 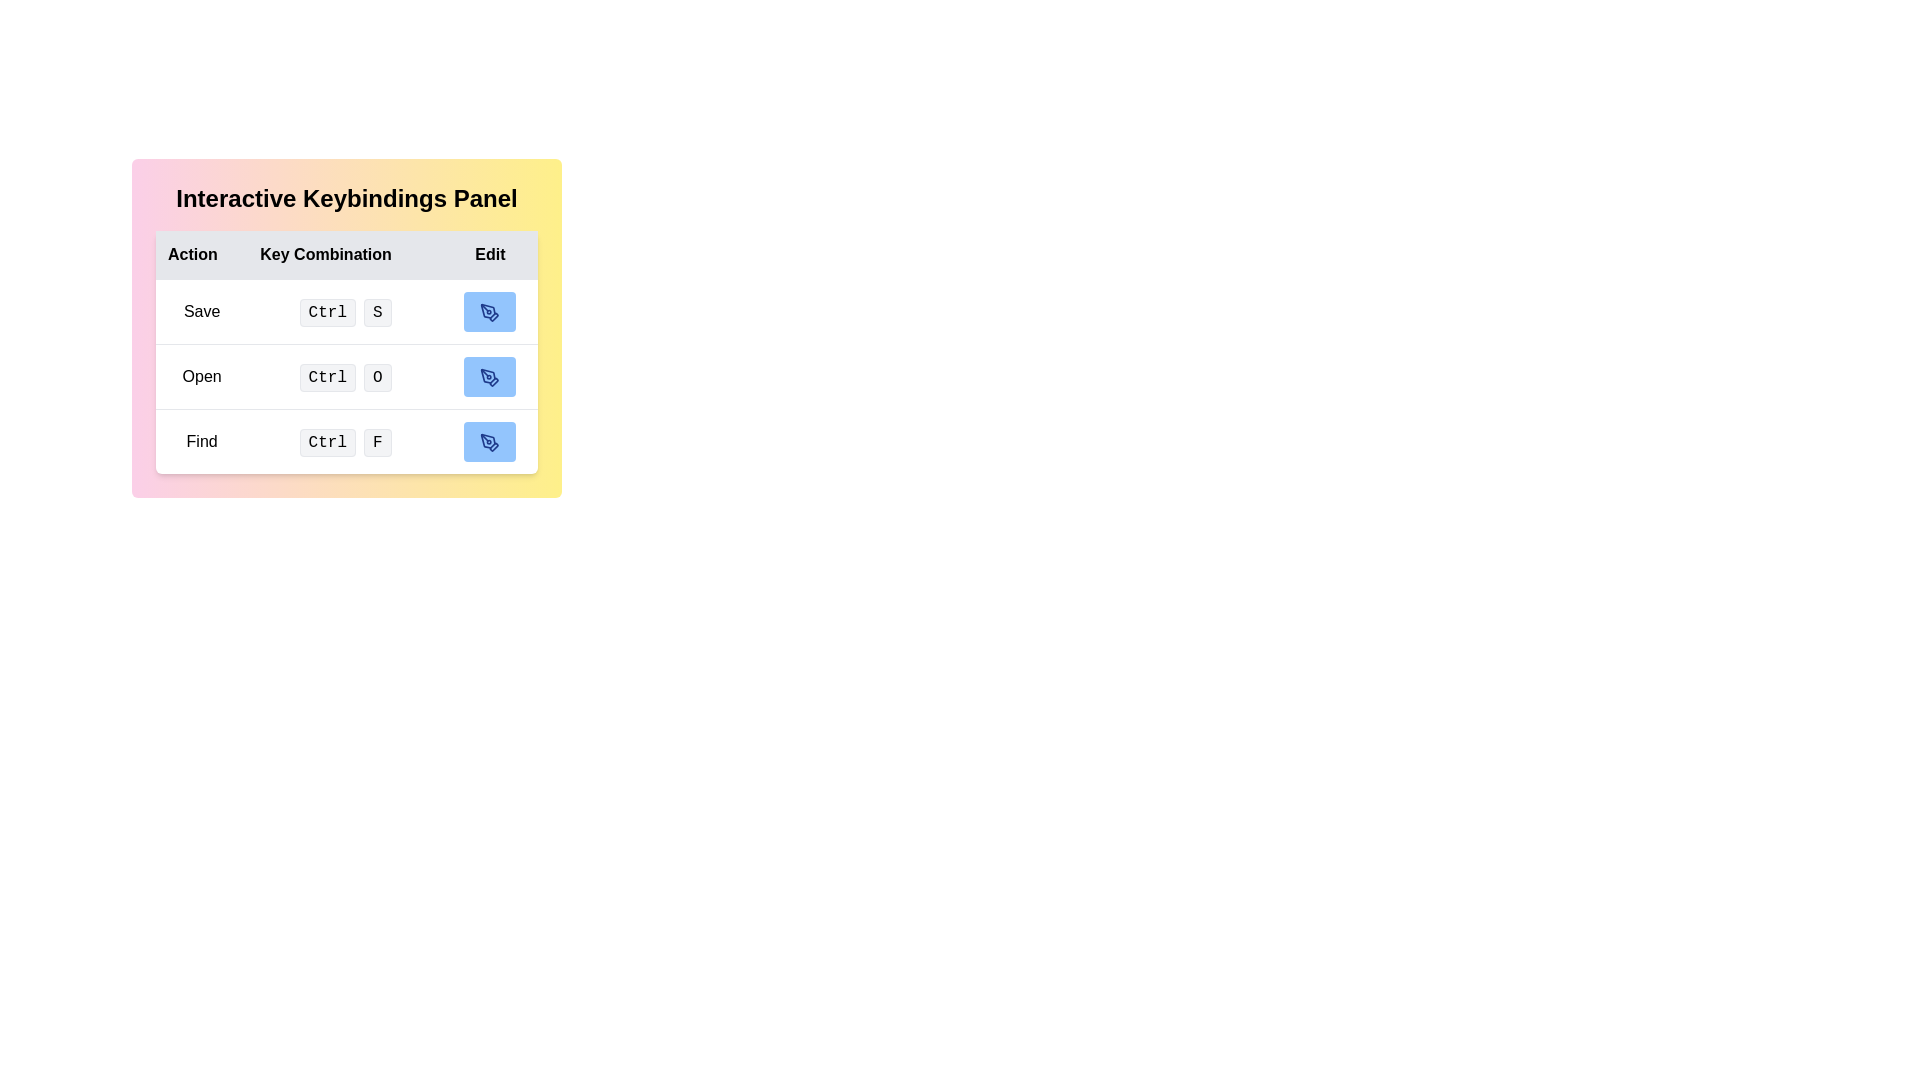 I want to click on the rounded blue button with a pen icon located in the 'Edit' column next to the 'Save' row for keyboard navigation, so click(x=490, y=312).